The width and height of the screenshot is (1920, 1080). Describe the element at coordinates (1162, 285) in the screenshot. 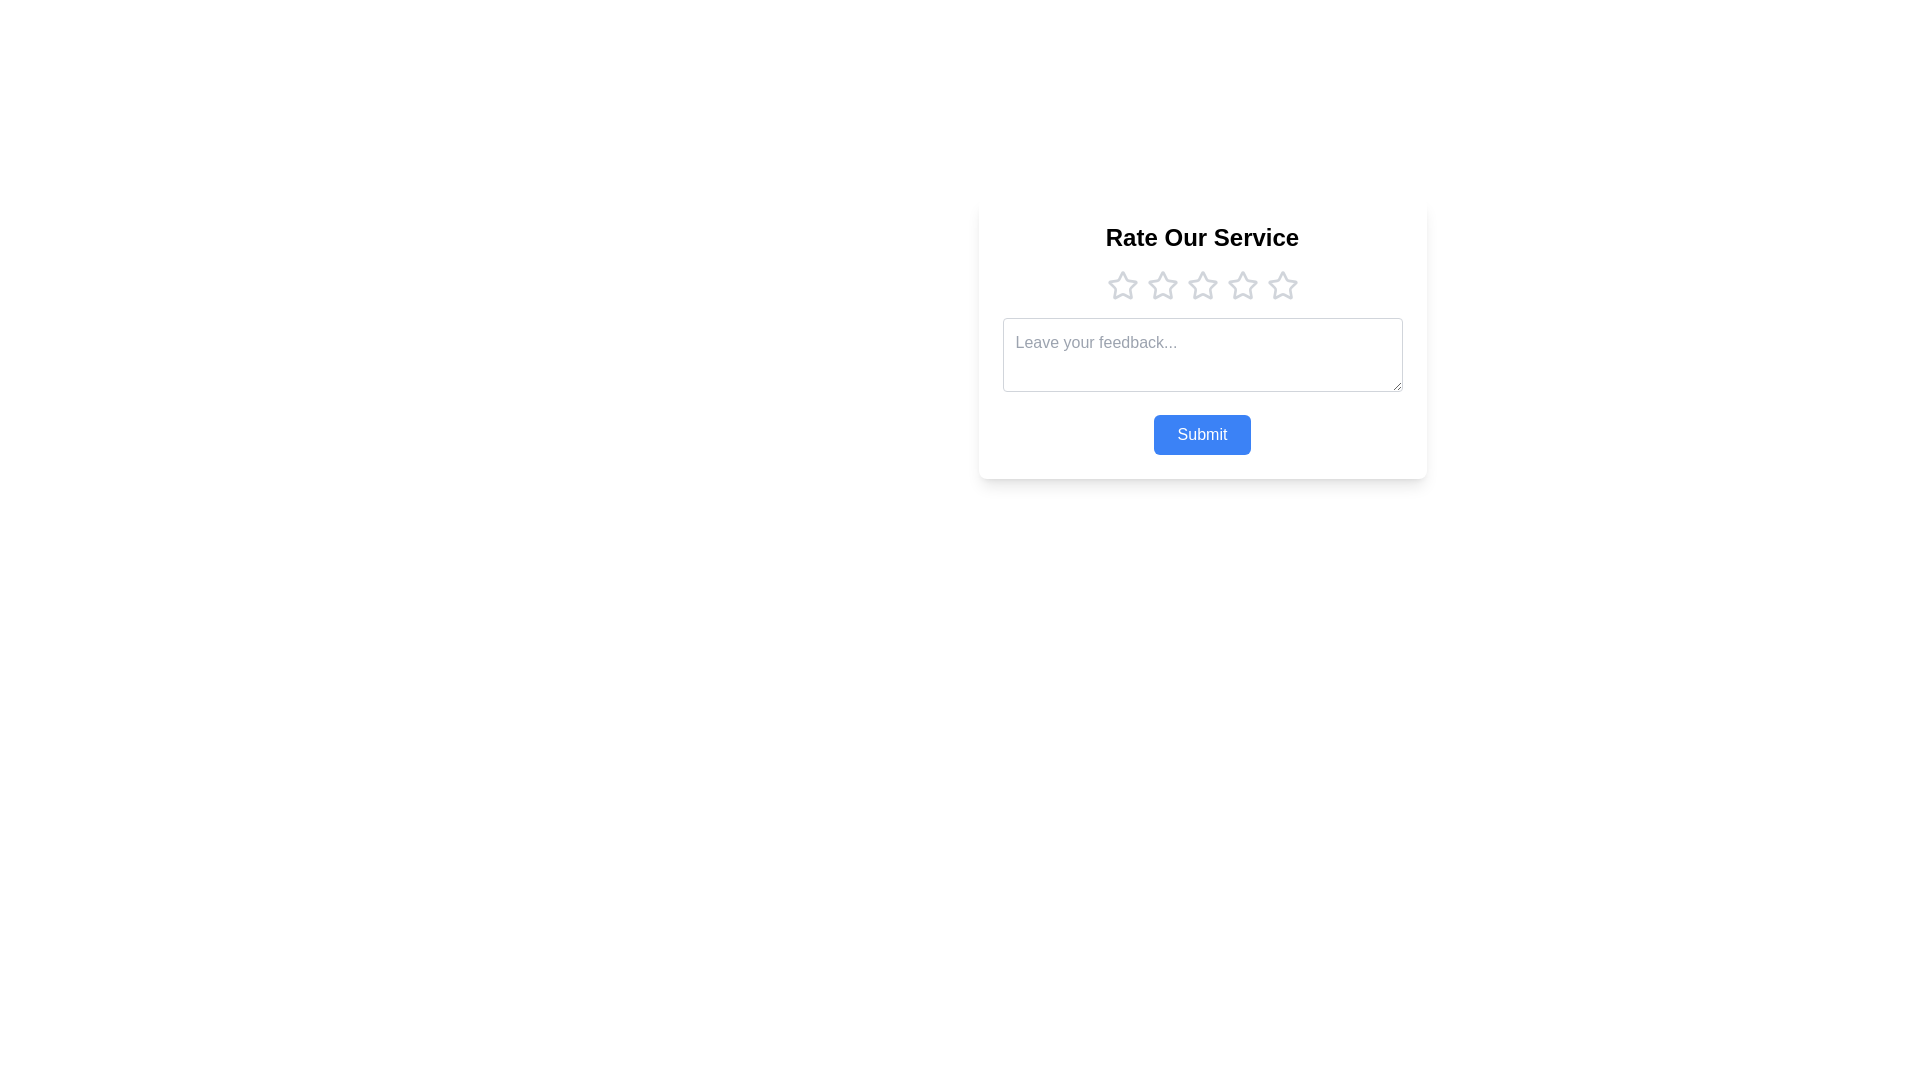

I see `the second star icon in the horizontal row of rating stars, which is light gray with a hollow center, located below the 'Rate Our Service' heading` at that location.